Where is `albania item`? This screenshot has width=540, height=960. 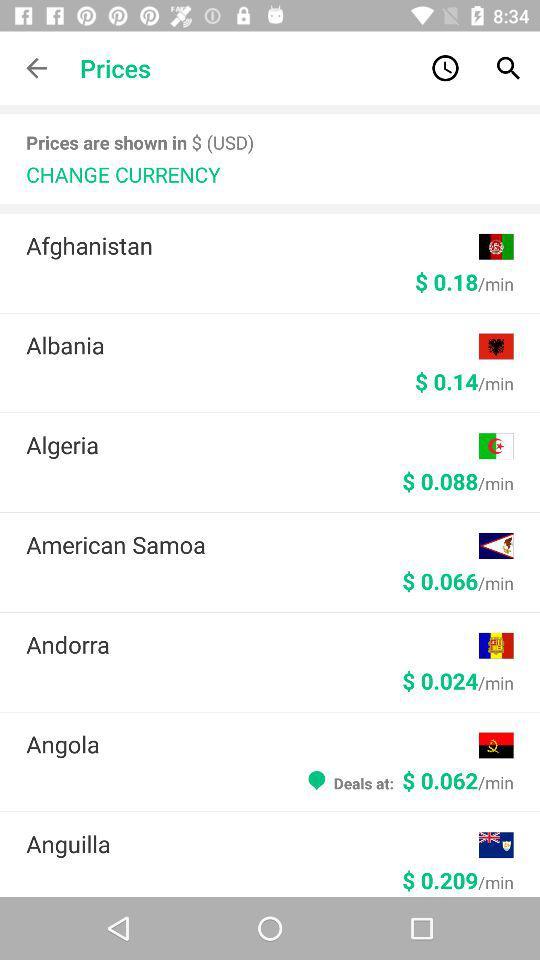
albania item is located at coordinates (252, 345).